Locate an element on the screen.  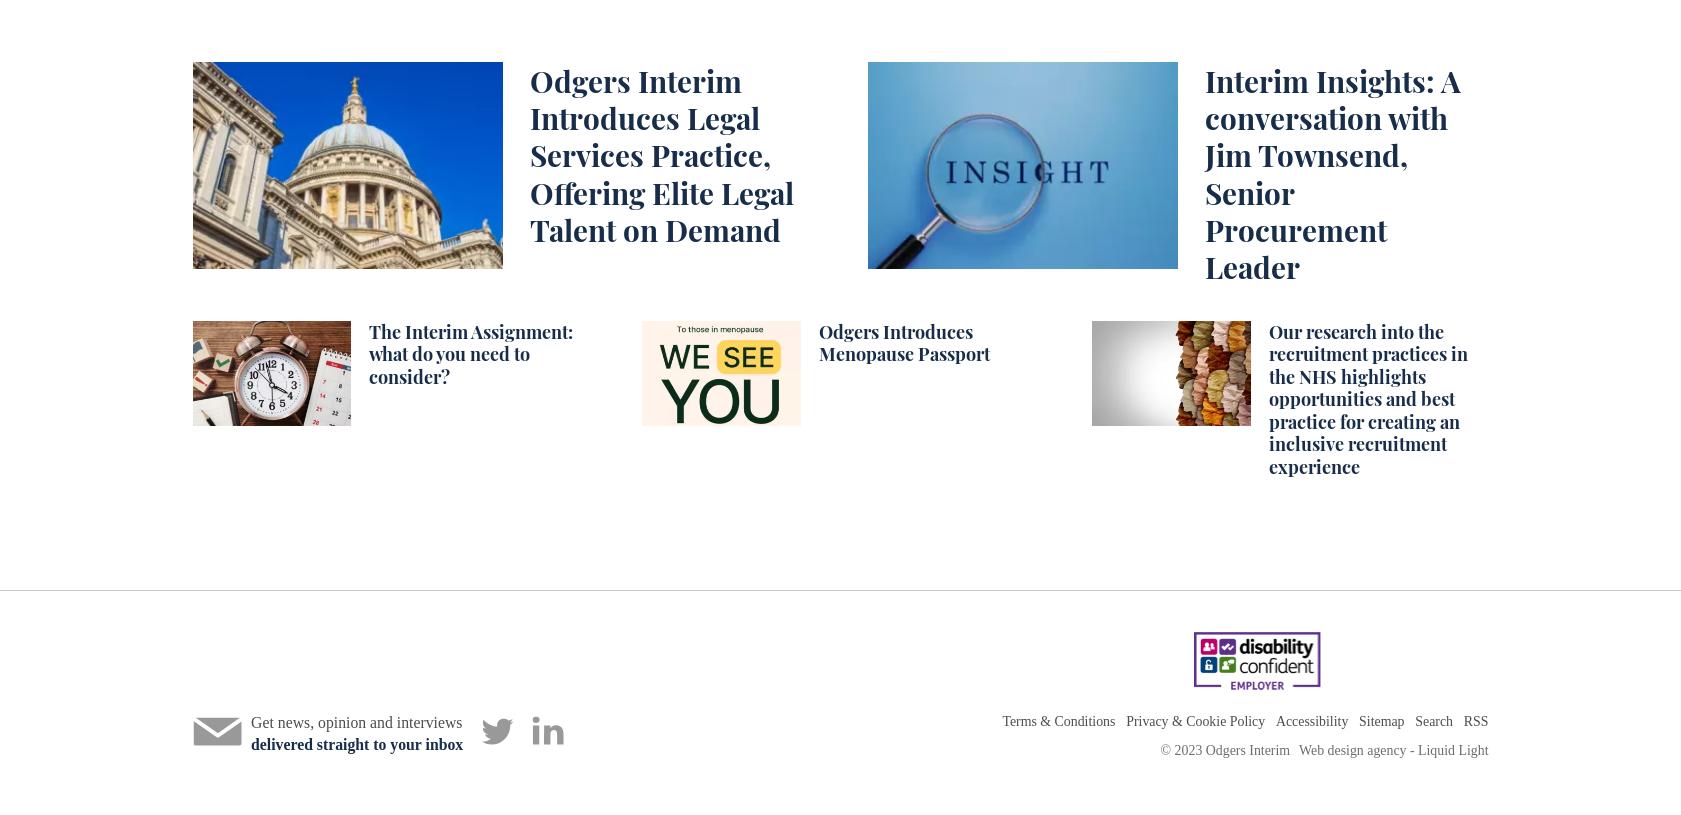
'Get news, opinion and interviews' is located at coordinates (355, 721).